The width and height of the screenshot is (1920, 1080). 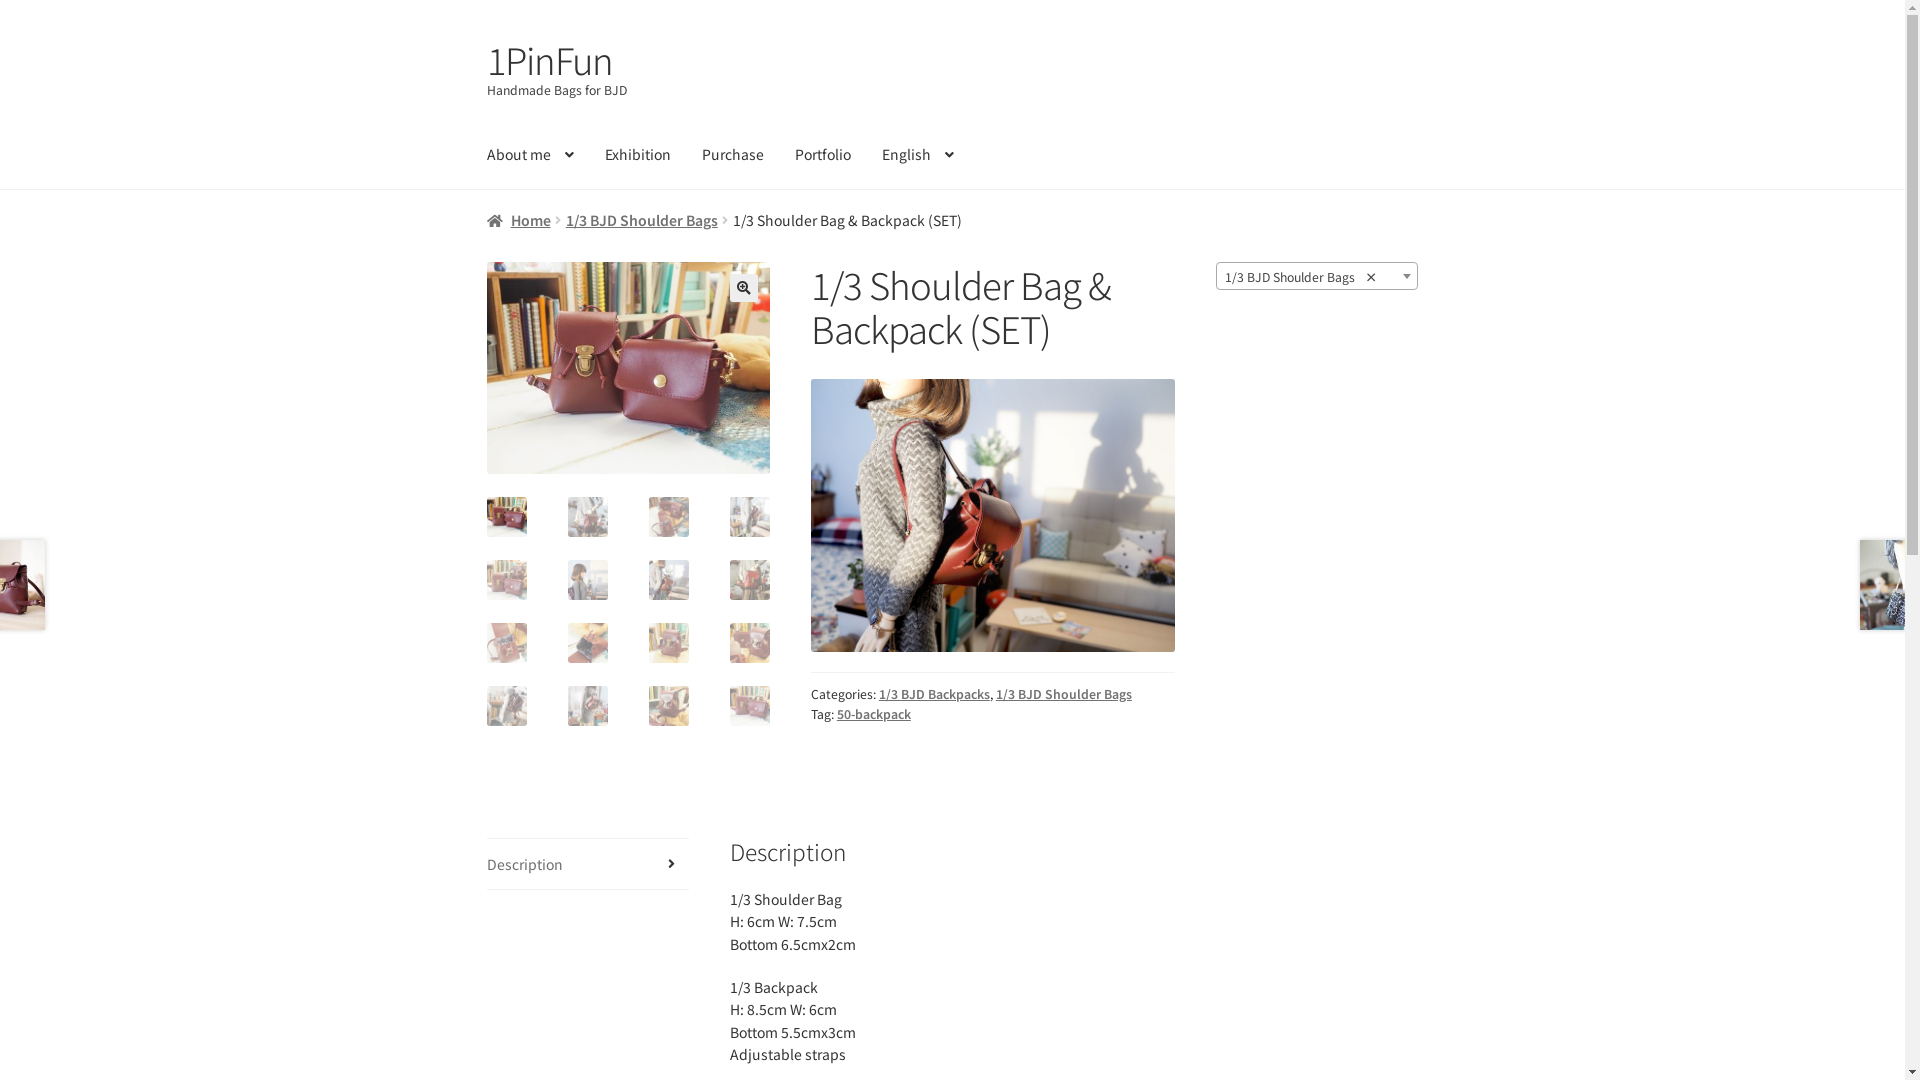 I want to click on '1/3 BJD Backpacks', so click(x=878, y=693).